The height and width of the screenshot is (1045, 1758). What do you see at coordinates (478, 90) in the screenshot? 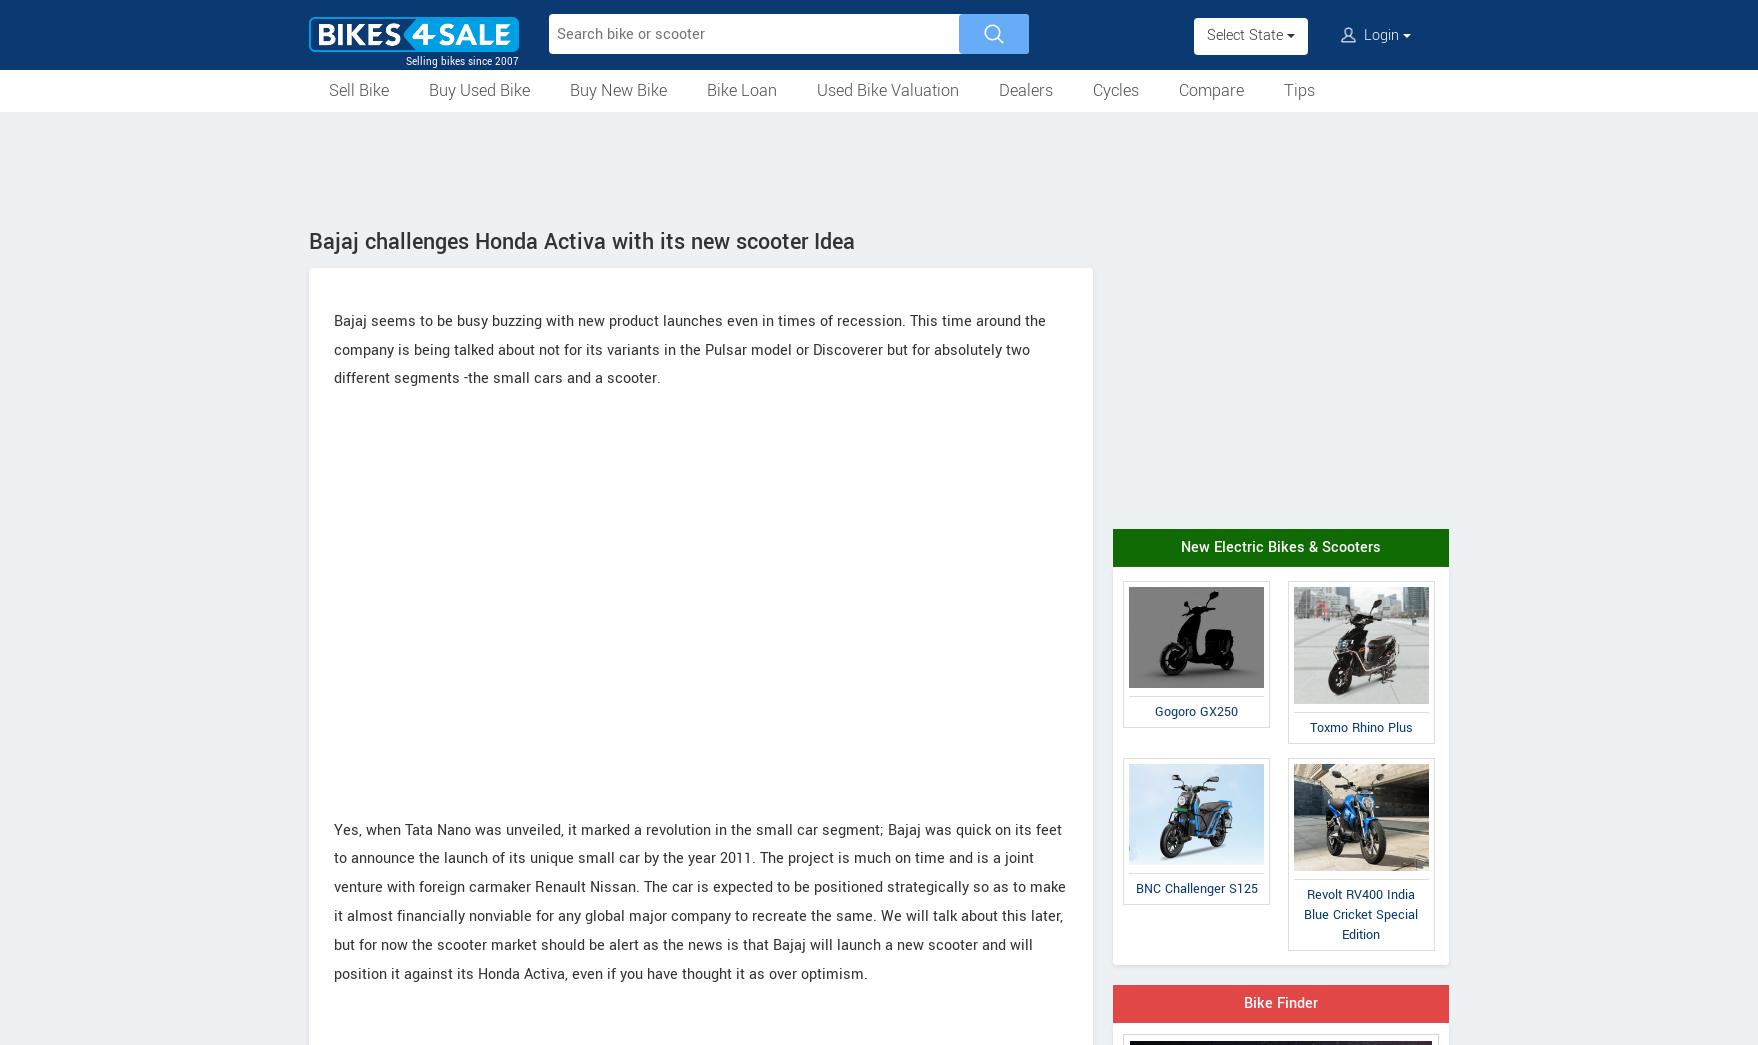
I see `'Buy Used Bike'` at bounding box center [478, 90].